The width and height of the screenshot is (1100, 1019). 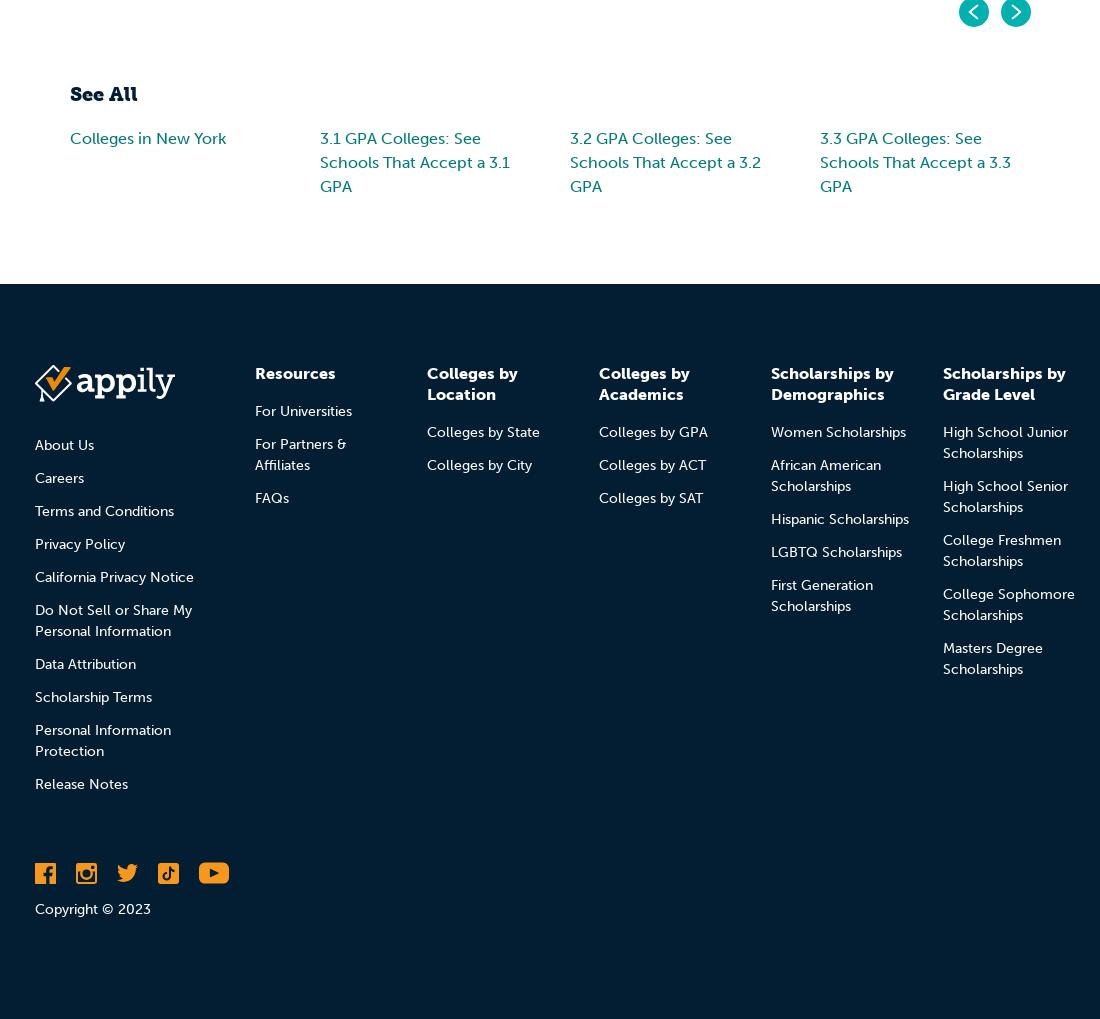 I want to click on 'Copyright © 2023', so click(x=92, y=909).